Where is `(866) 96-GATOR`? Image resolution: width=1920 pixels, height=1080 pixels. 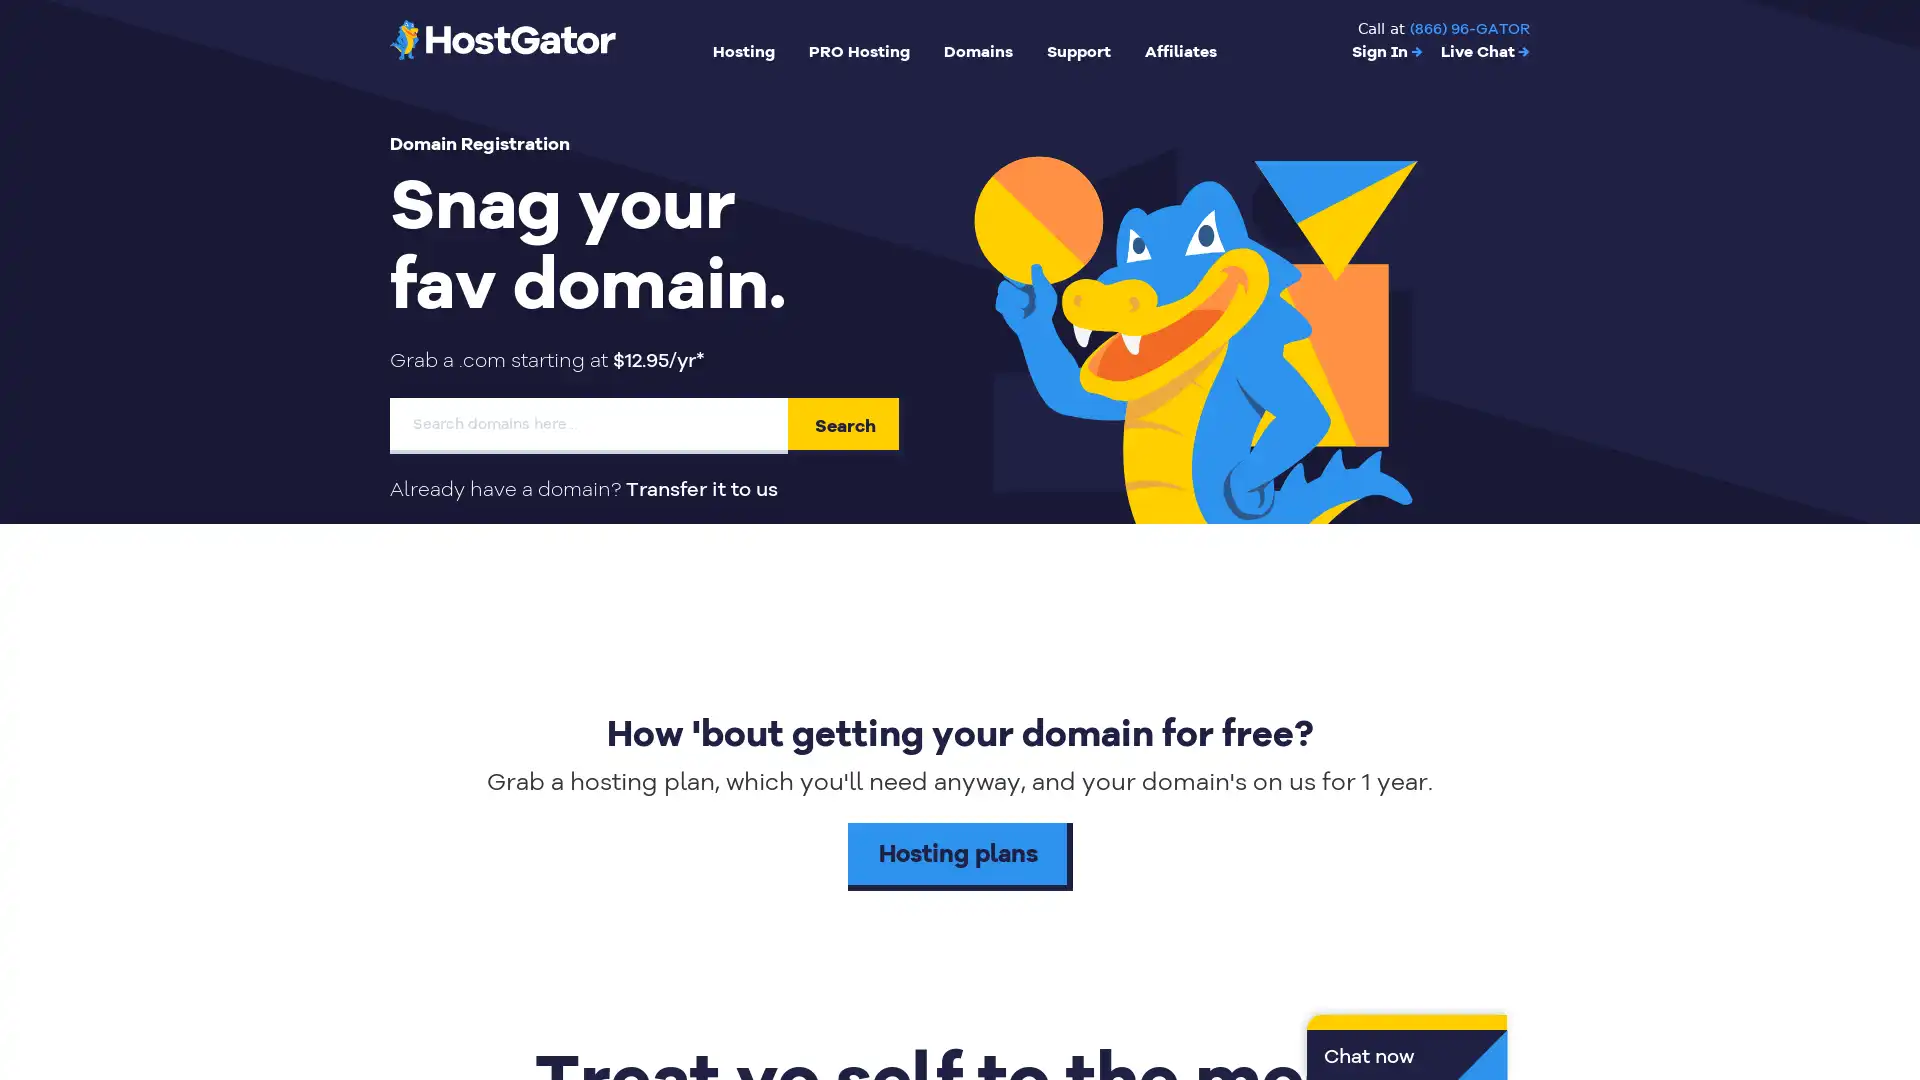 (866) 96-GATOR is located at coordinates (1469, 29).